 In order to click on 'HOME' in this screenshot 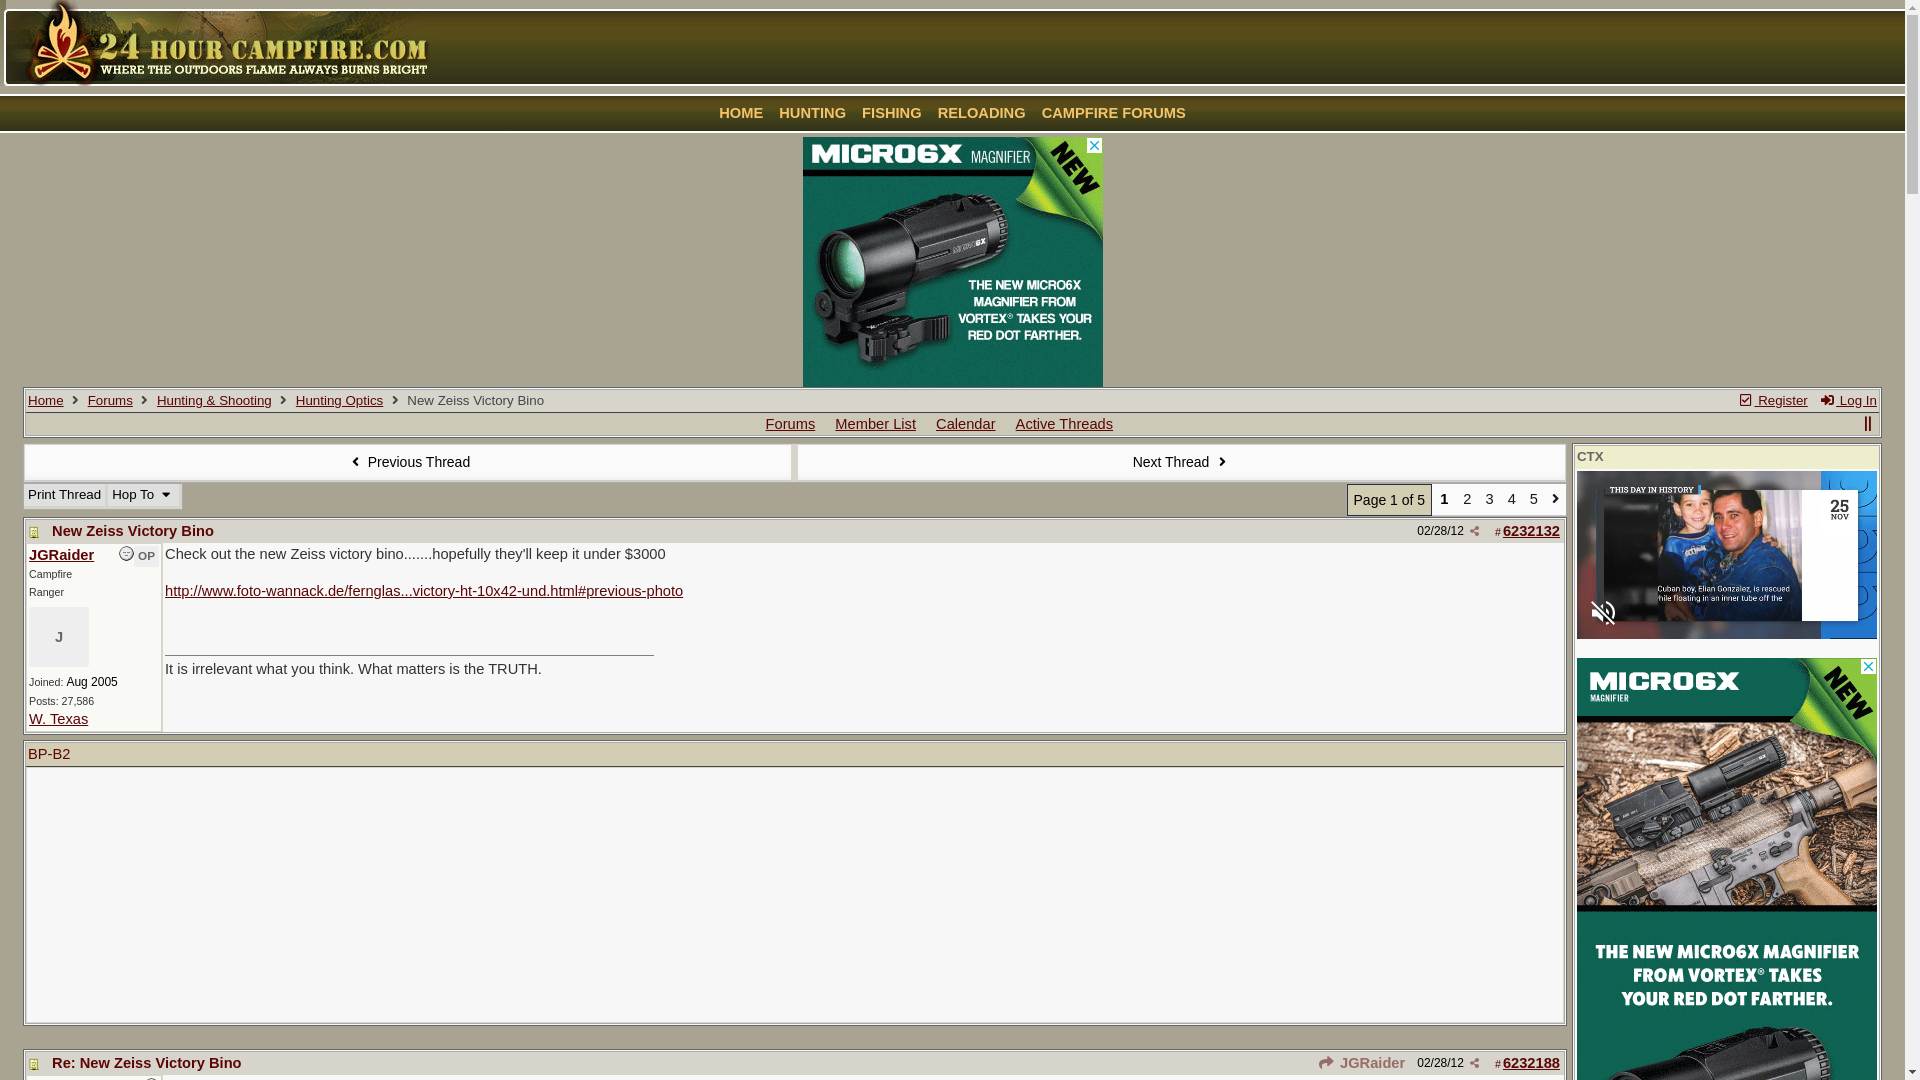, I will do `click(713, 112)`.